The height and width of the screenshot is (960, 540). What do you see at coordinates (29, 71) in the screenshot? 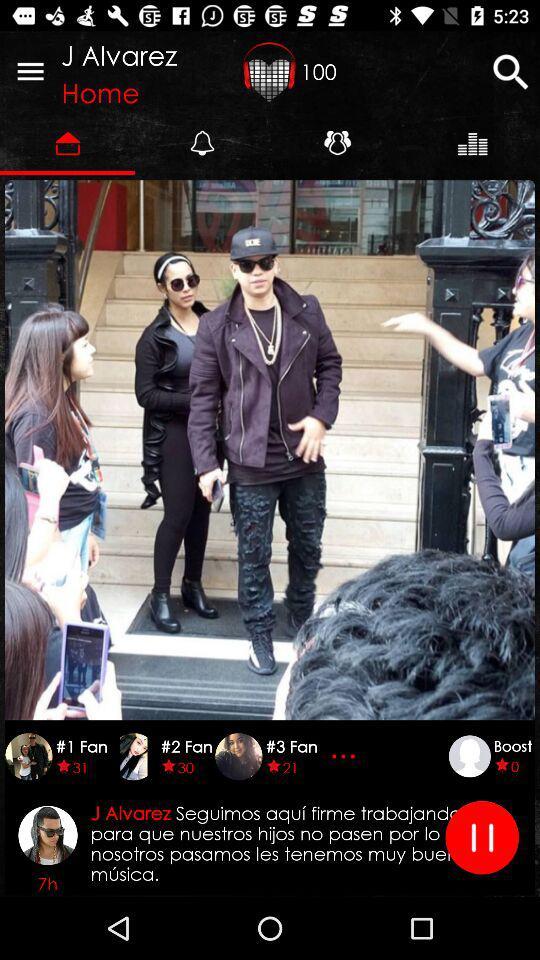
I see `menu` at bounding box center [29, 71].